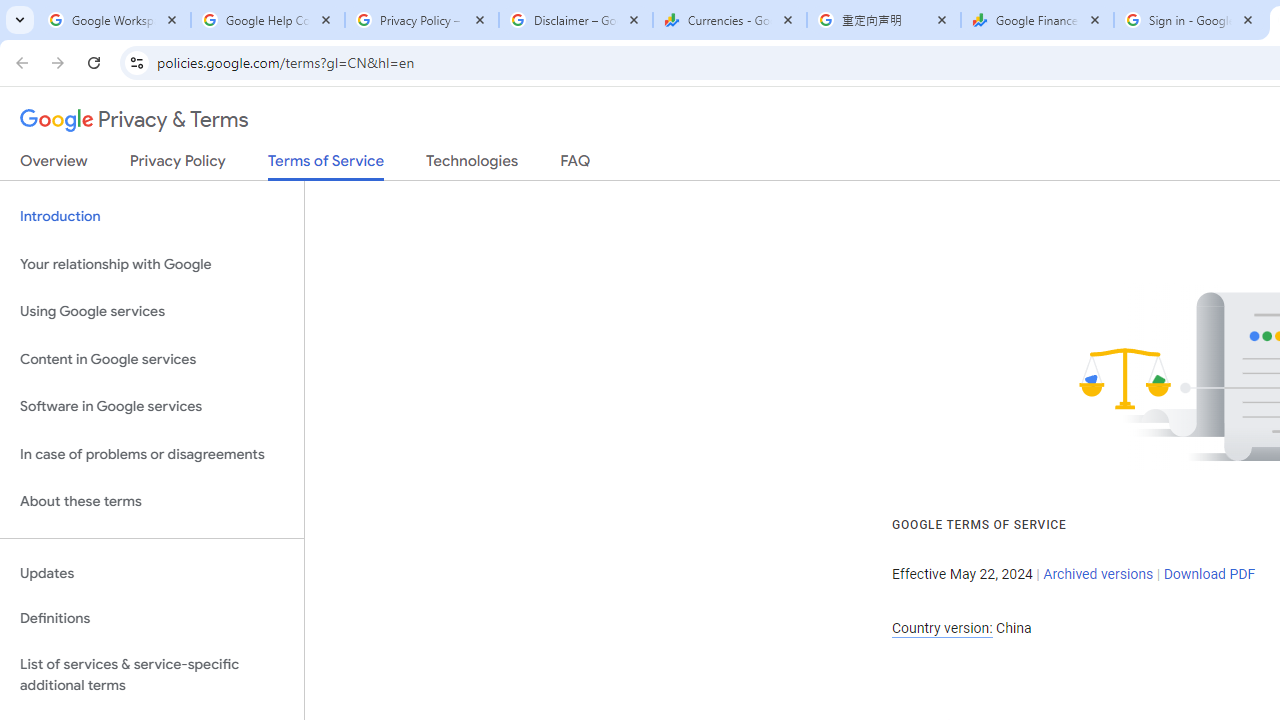  I want to click on 'Currencies - Google Finance', so click(729, 20).